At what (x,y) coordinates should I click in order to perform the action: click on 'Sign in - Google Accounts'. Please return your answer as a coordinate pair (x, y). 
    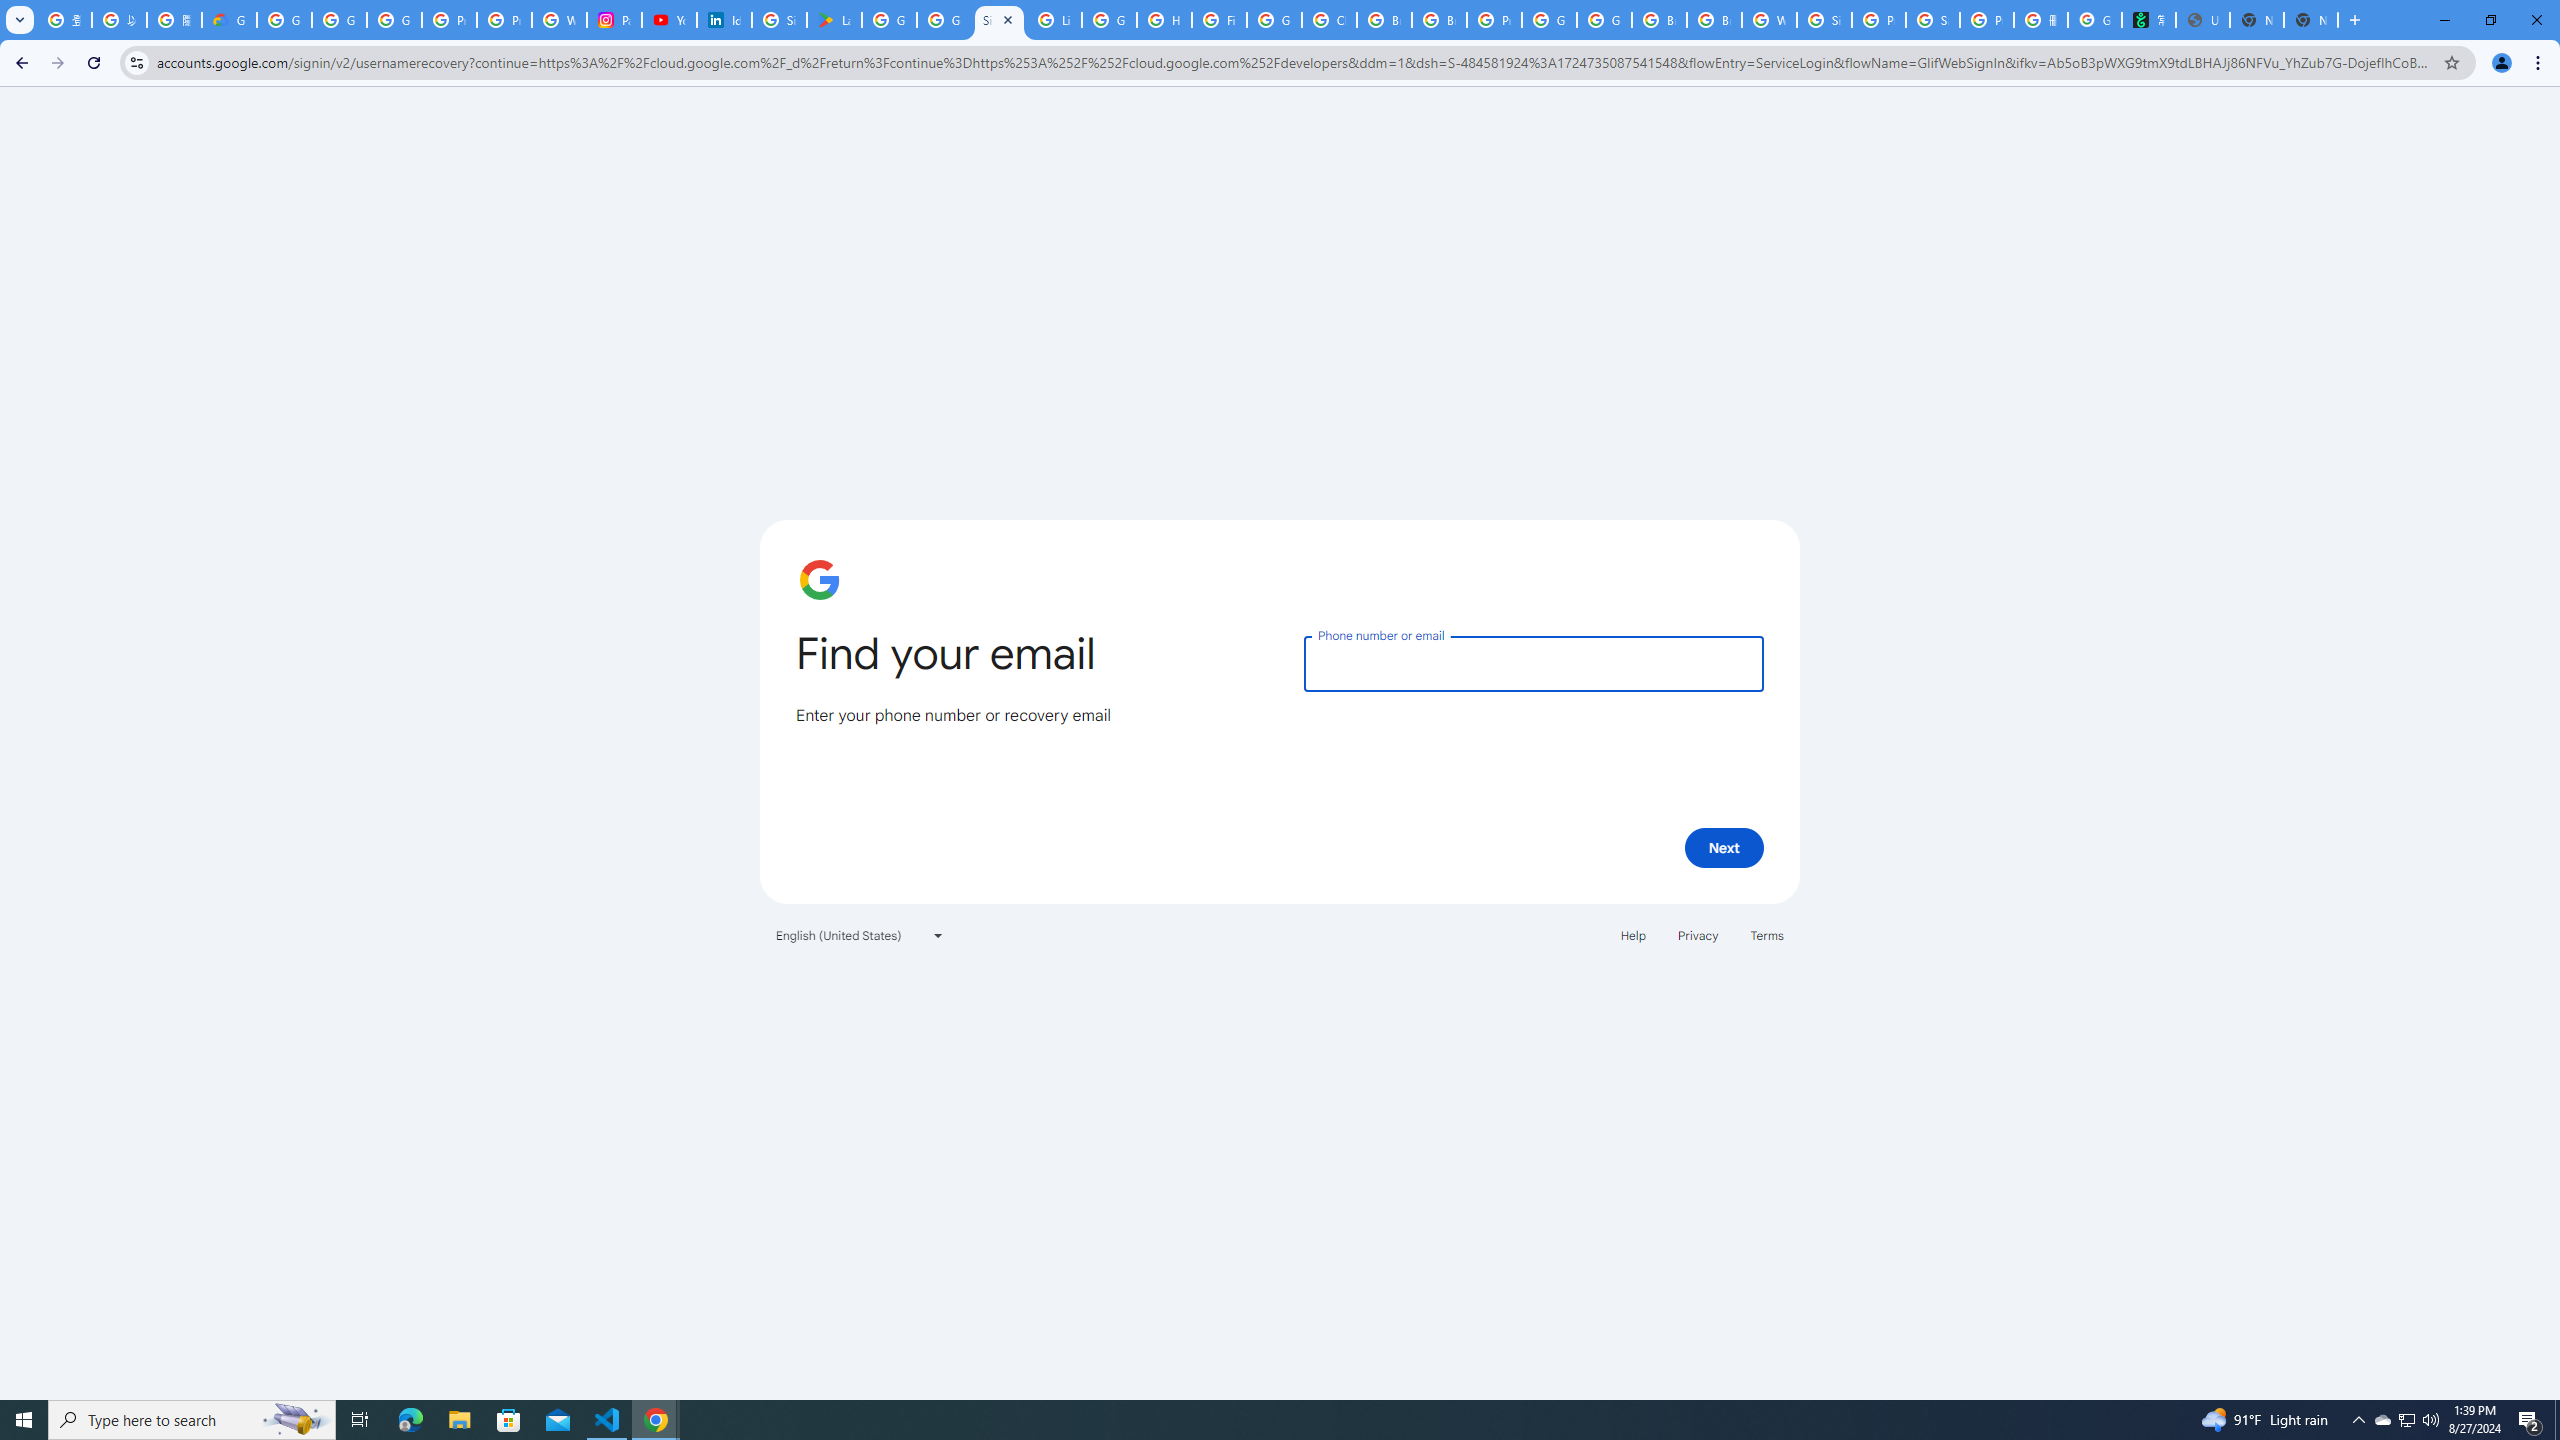
    Looking at the image, I should click on (998, 19).